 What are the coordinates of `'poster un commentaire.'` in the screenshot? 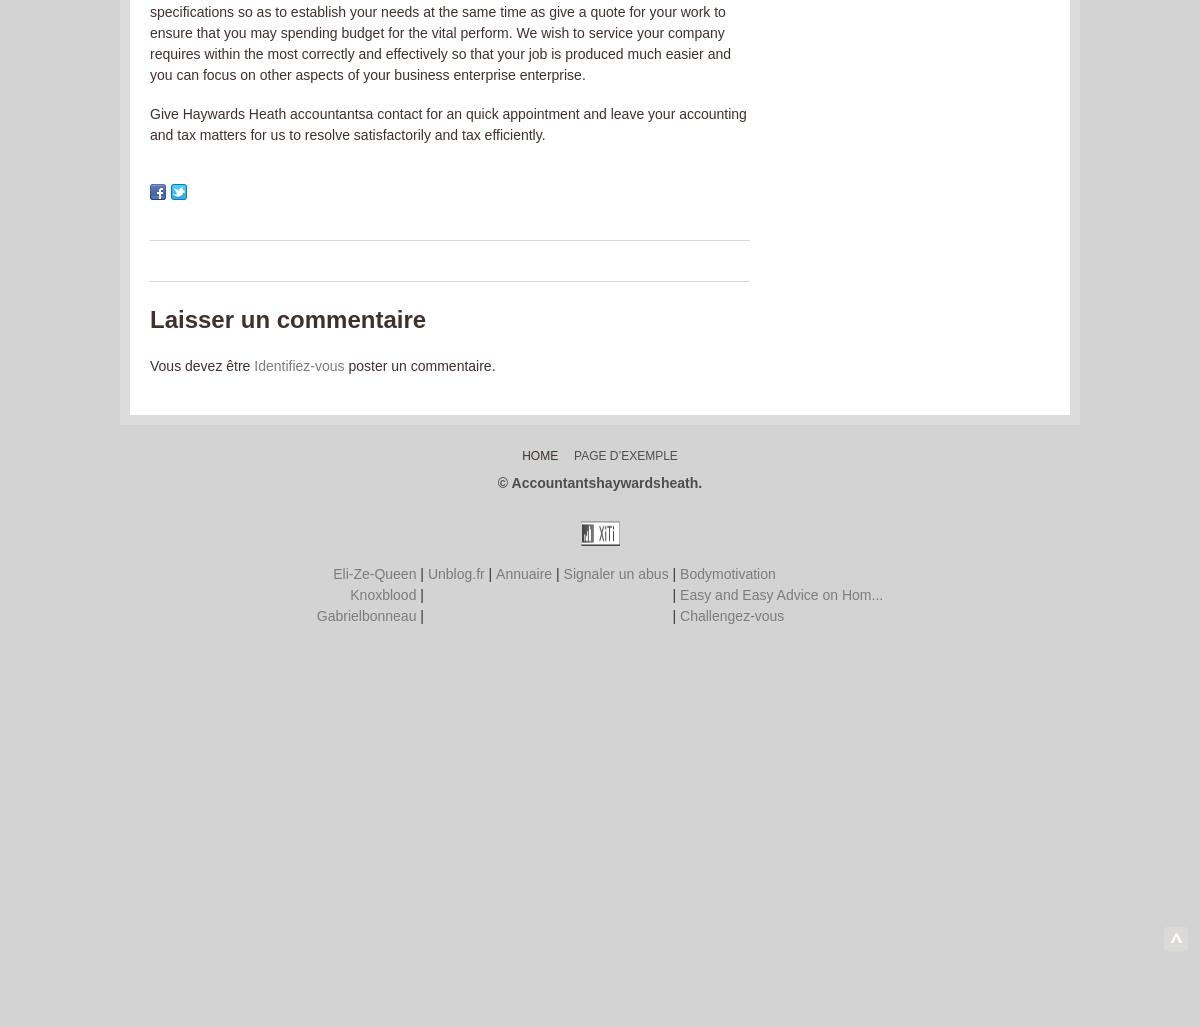 It's located at (419, 366).